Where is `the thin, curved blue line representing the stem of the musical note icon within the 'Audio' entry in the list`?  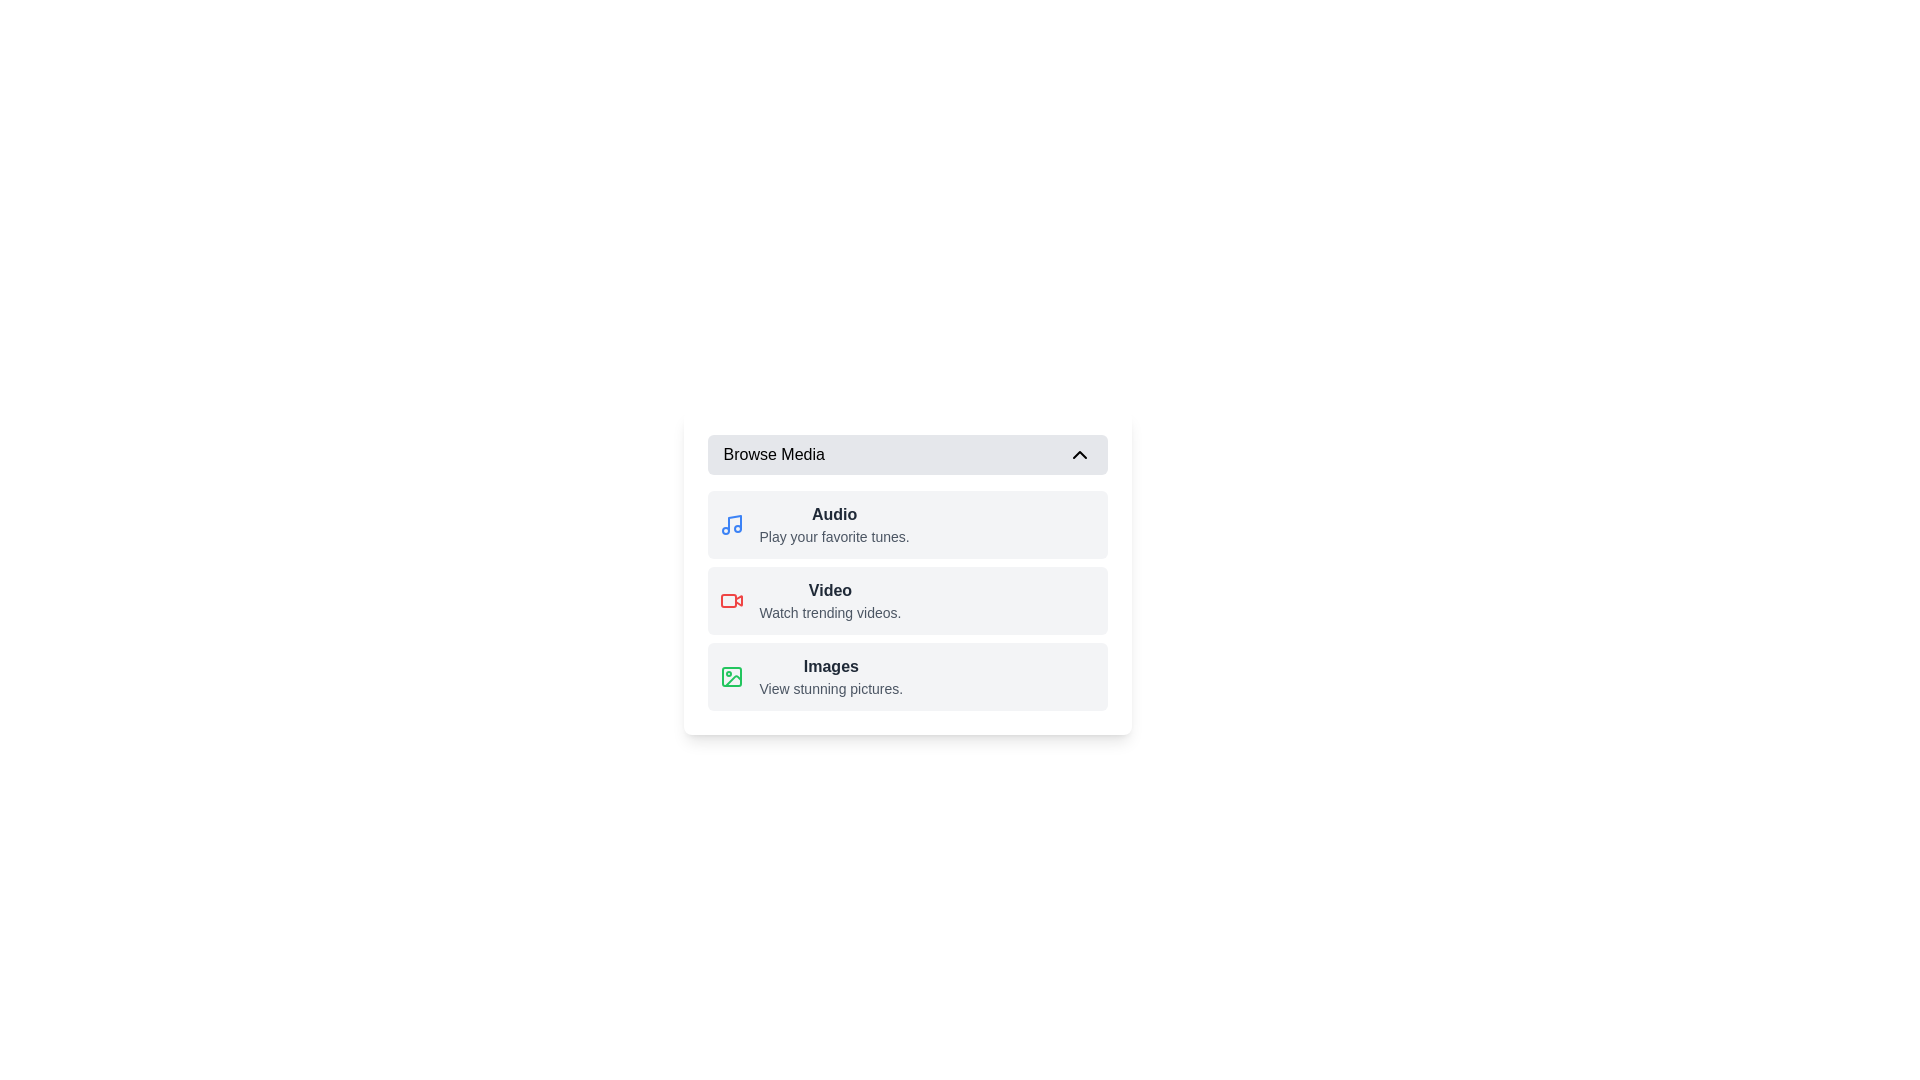
the thin, curved blue line representing the stem of the musical note icon within the 'Audio' entry in the list is located at coordinates (733, 522).